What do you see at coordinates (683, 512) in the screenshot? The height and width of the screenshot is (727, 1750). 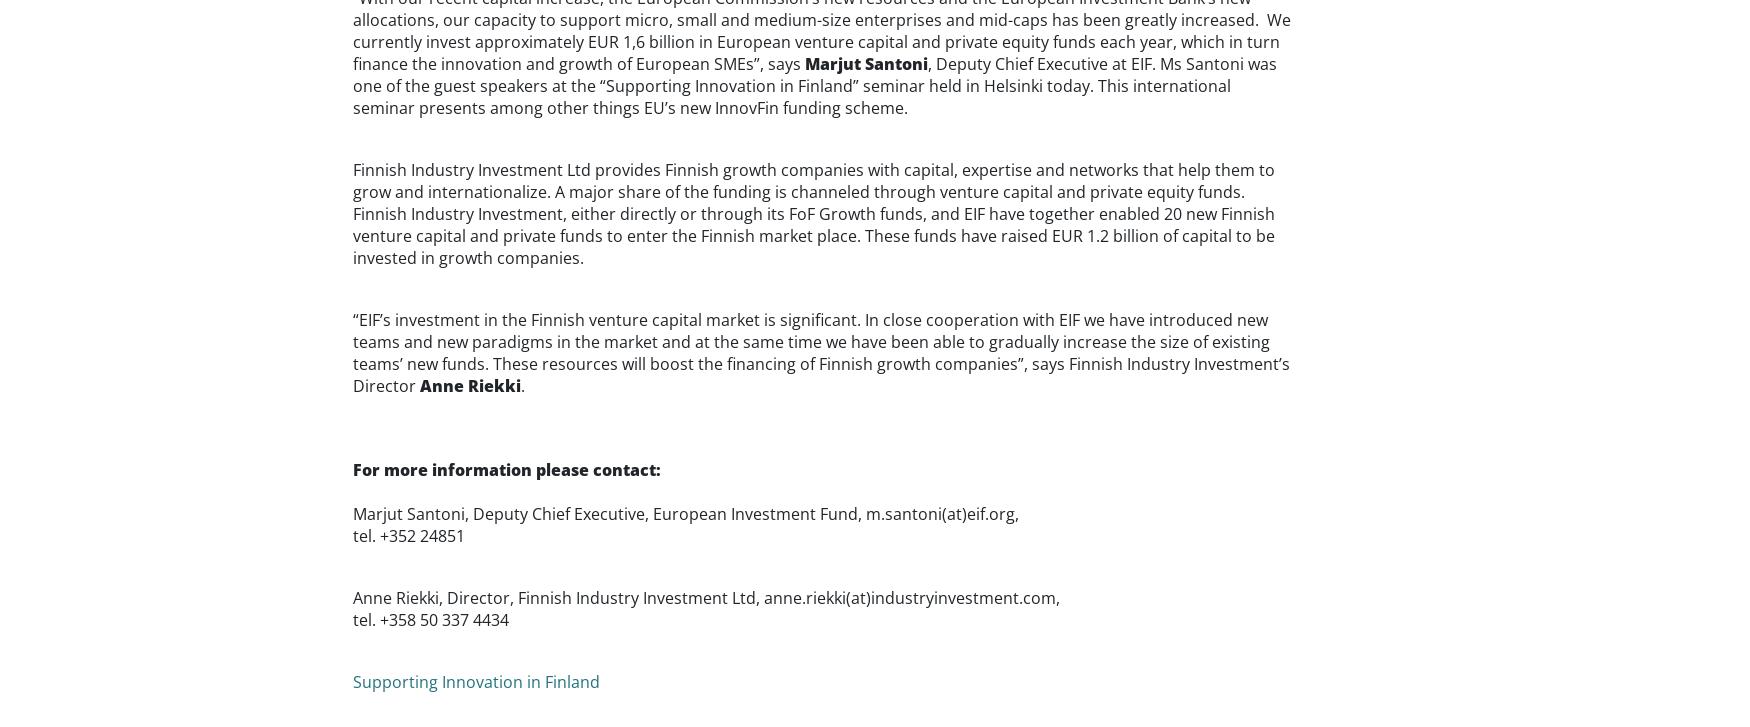 I see `'Marjut Santoni, Deputy Chief Executive, European Investment Fund, m.santoni(at)eif.org,'` at bounding box center [683, 512].